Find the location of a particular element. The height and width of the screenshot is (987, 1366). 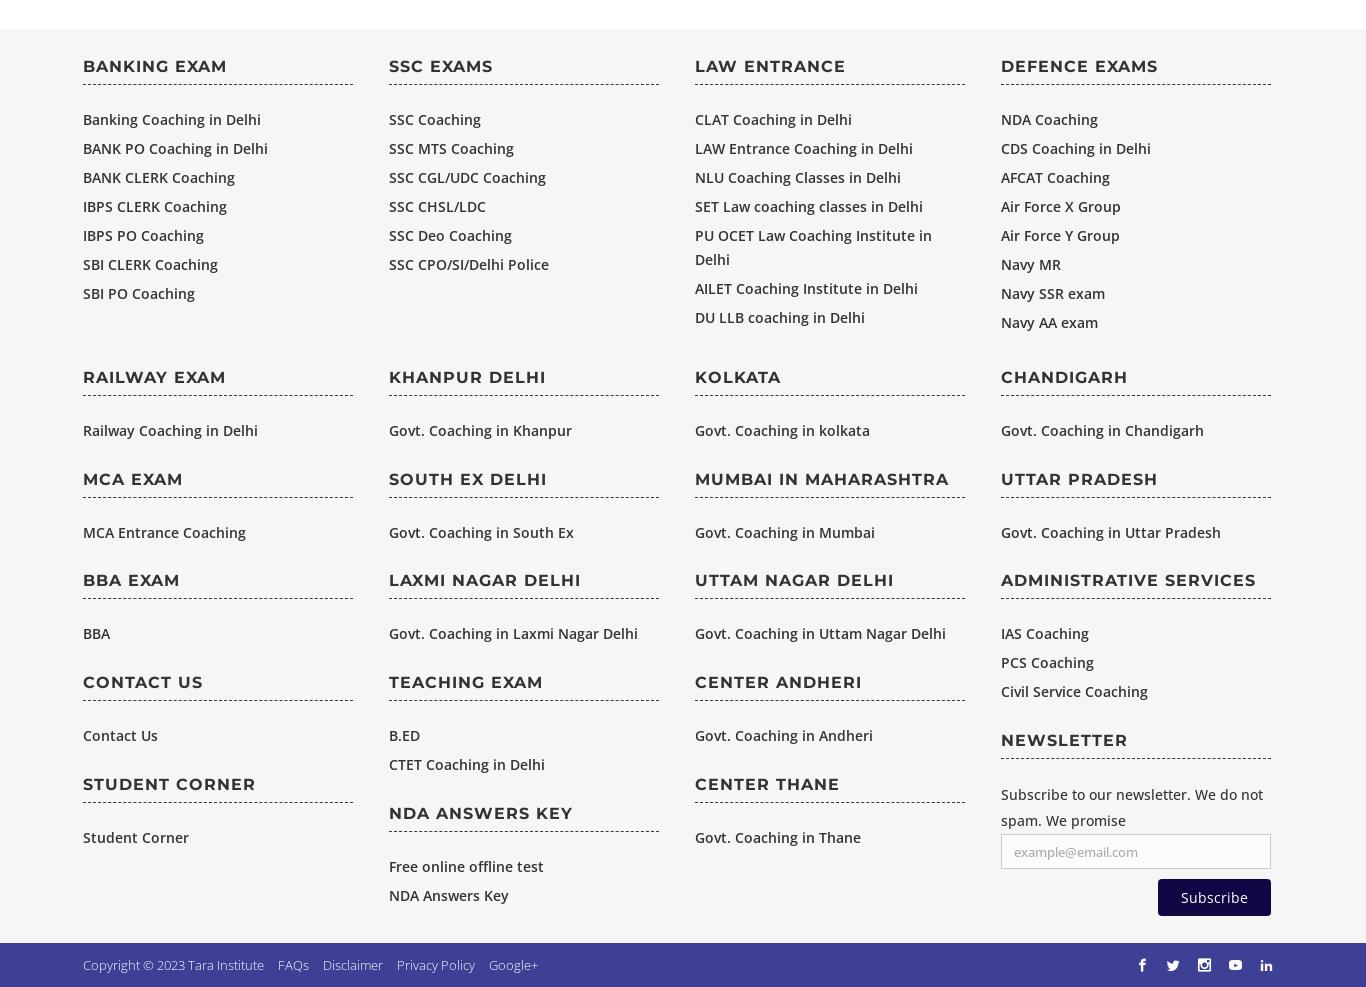

'SSC Coaching' is located at coordinates (433, 118).